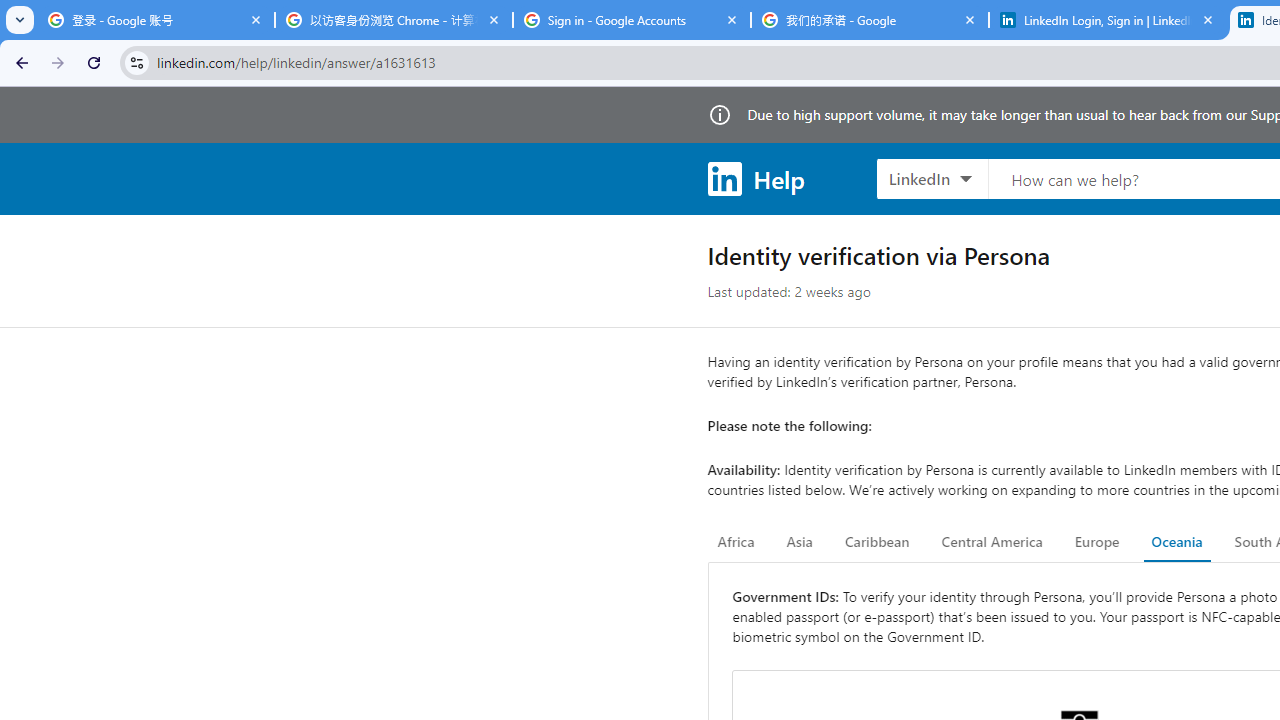 The height and width of the screenshot is (720, 1280). What do you see at coordinates (1107, 20) in the screenshot?
I see `'LinkedIn Login, Sign in | LinkedIn'` at bounding box center [1107, 20].